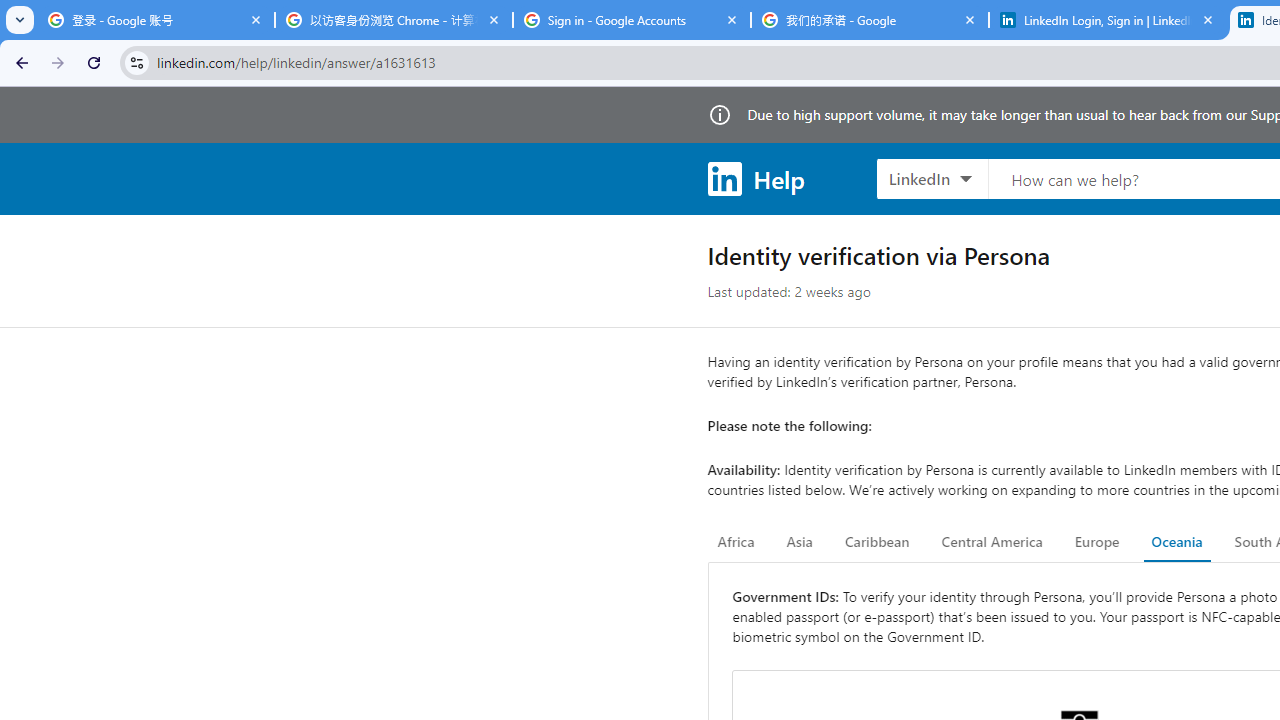 The height and width of the screenshot is (720, 1280). What do you see at coordinates (1107, 20) in the screenshot?
I see `'LinkedIn Login, Sign in | LinkedIn'` at bounding box center [1107, 20].